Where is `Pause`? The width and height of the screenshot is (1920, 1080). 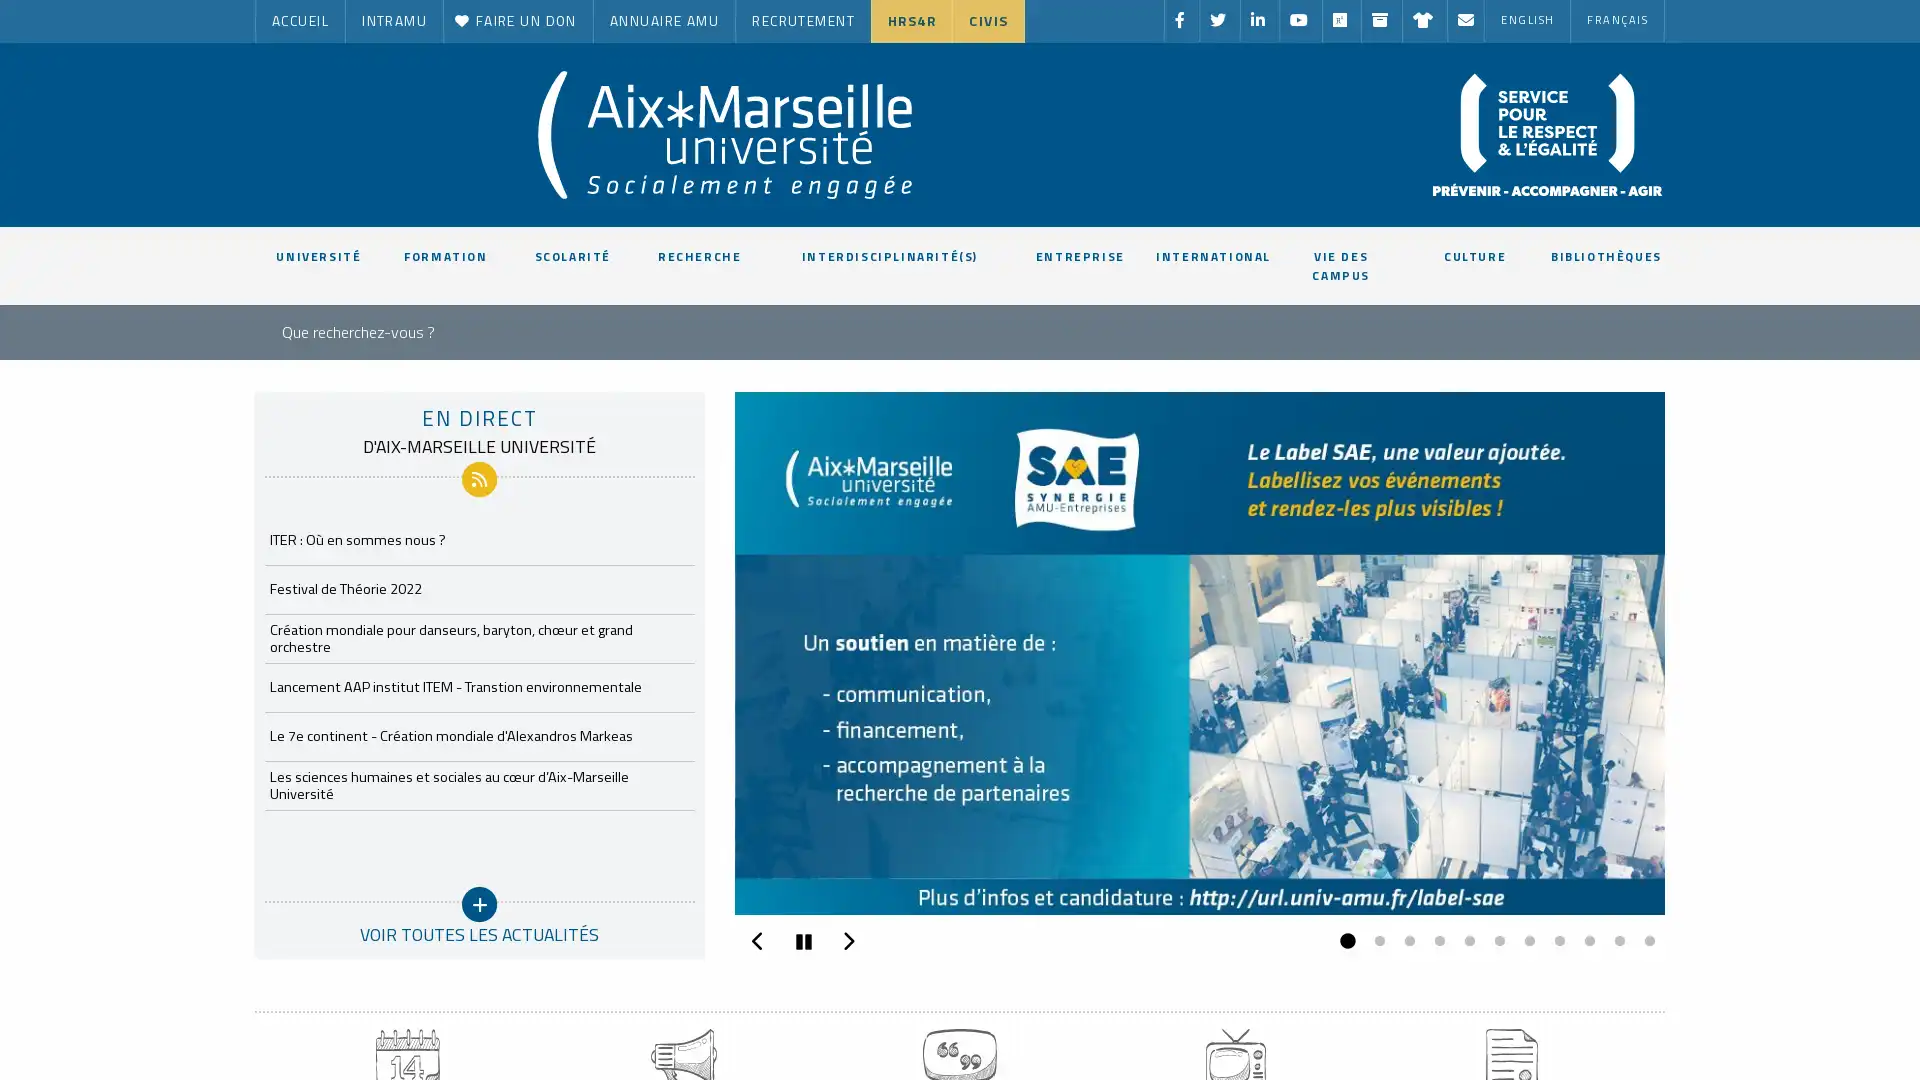
Pause is located at coordinates (802, 941).